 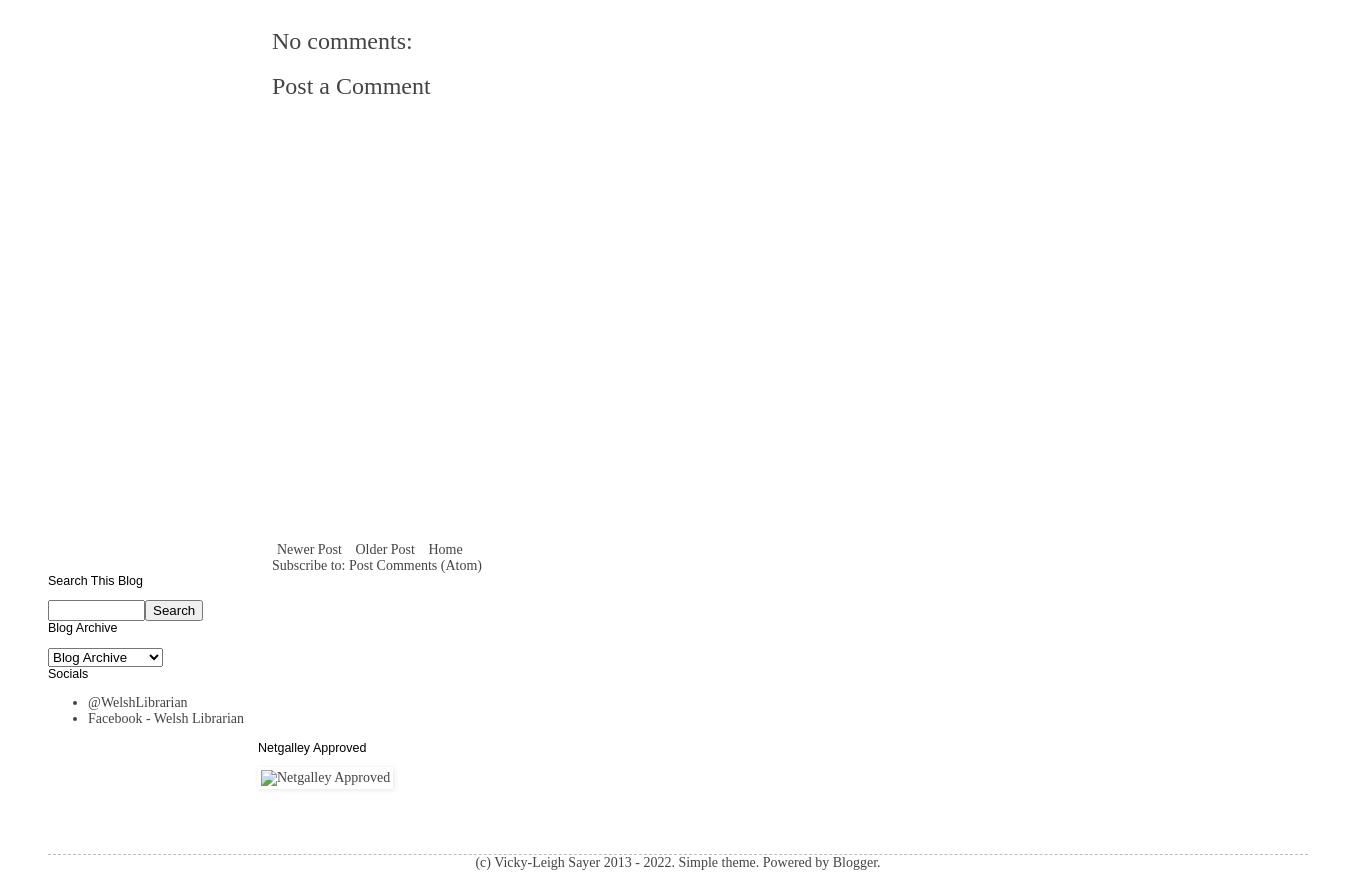 What do you see at coordinates (66, 671) in the screenshot?
I see `'Socials'` at bounding box center [66, 671].